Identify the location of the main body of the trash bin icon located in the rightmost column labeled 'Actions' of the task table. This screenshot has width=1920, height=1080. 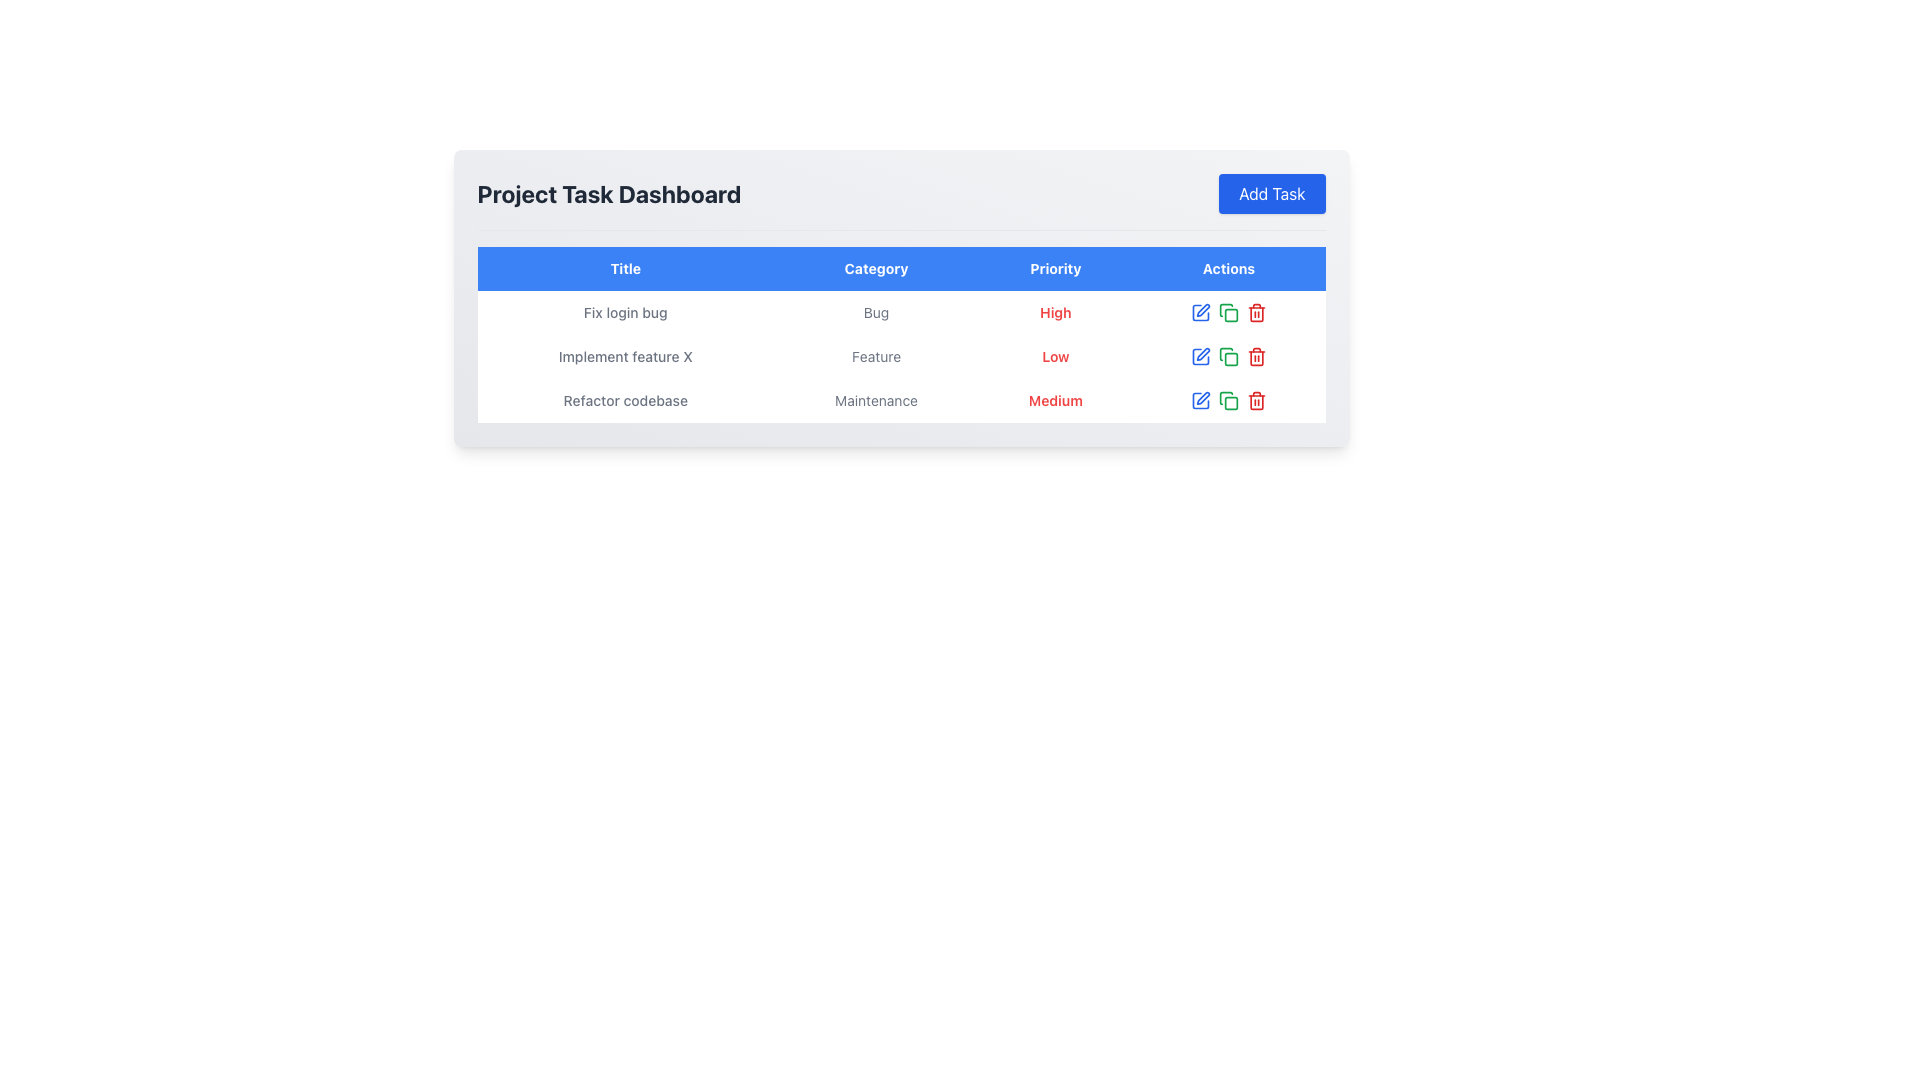
(1256, 314).